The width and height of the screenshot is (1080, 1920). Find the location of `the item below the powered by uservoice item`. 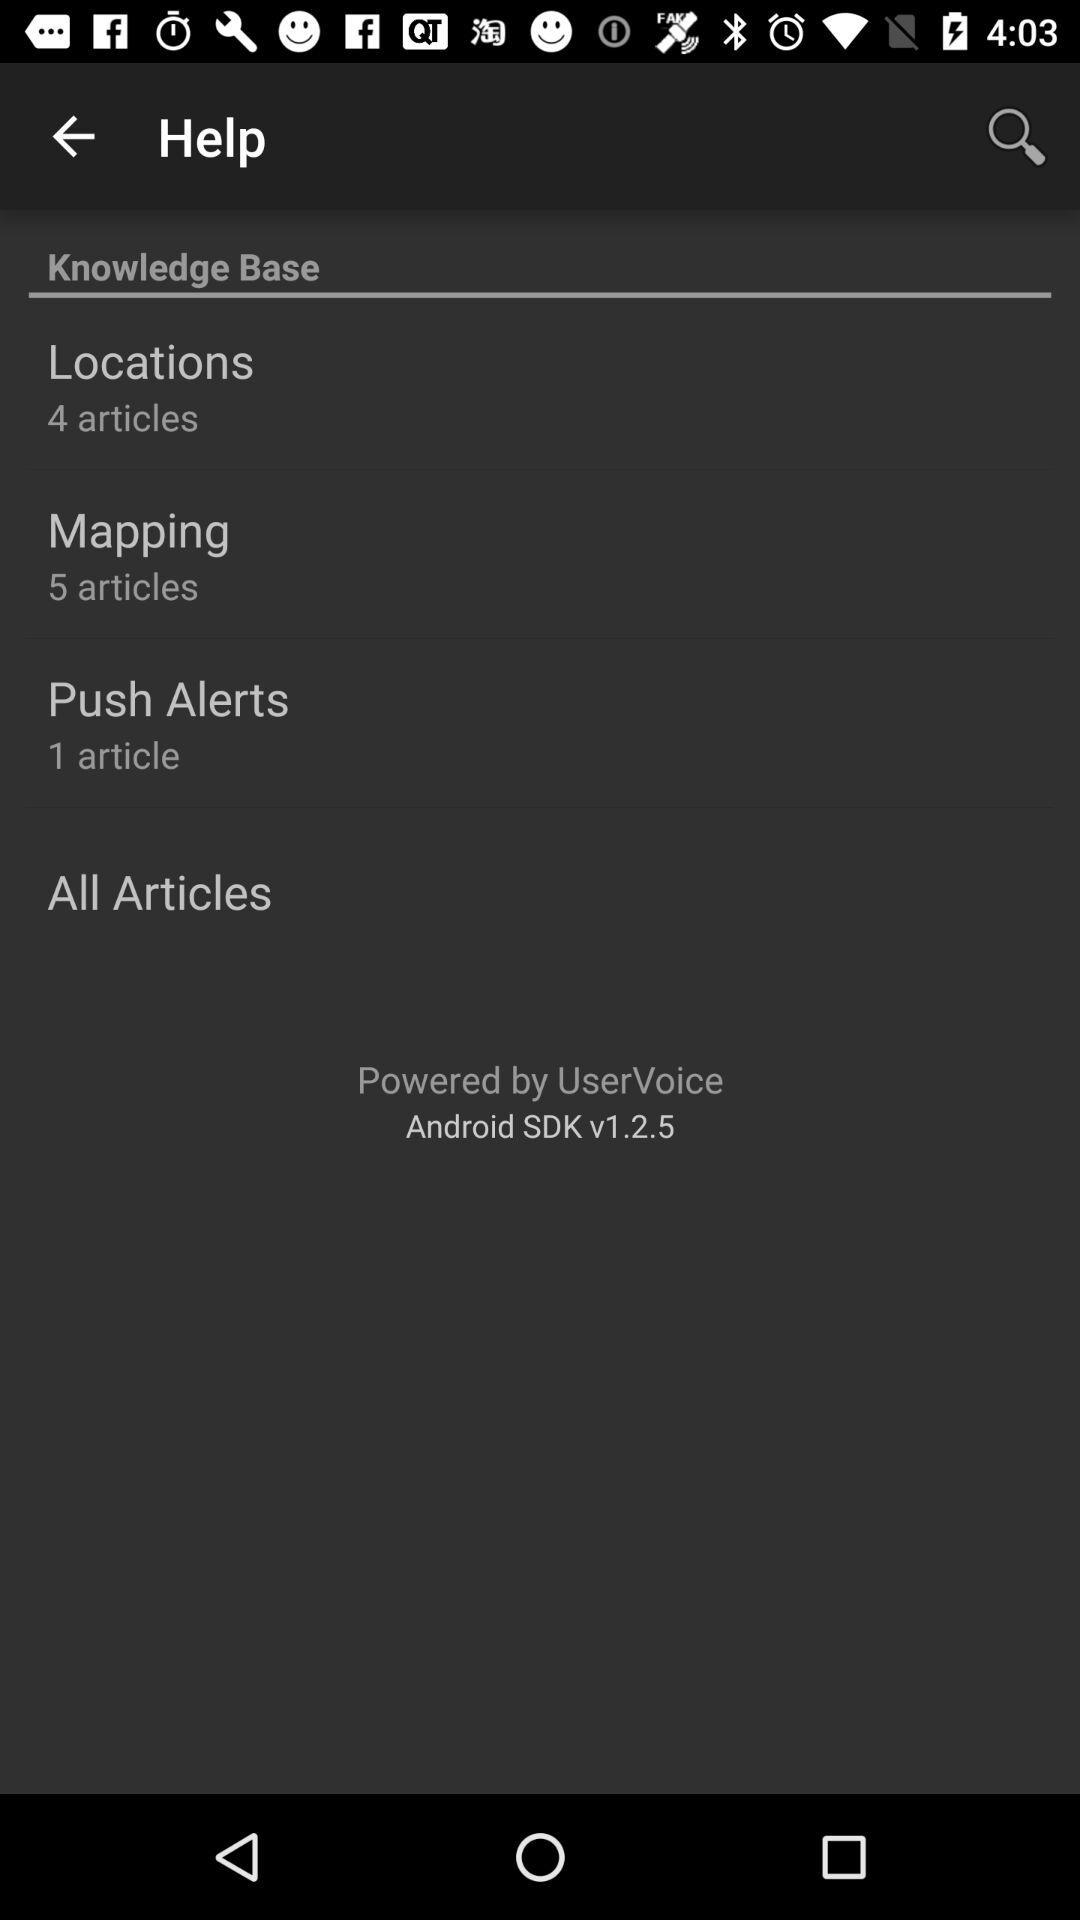

the item below the powered by uservoice item is located at coordinates (540, 1125).